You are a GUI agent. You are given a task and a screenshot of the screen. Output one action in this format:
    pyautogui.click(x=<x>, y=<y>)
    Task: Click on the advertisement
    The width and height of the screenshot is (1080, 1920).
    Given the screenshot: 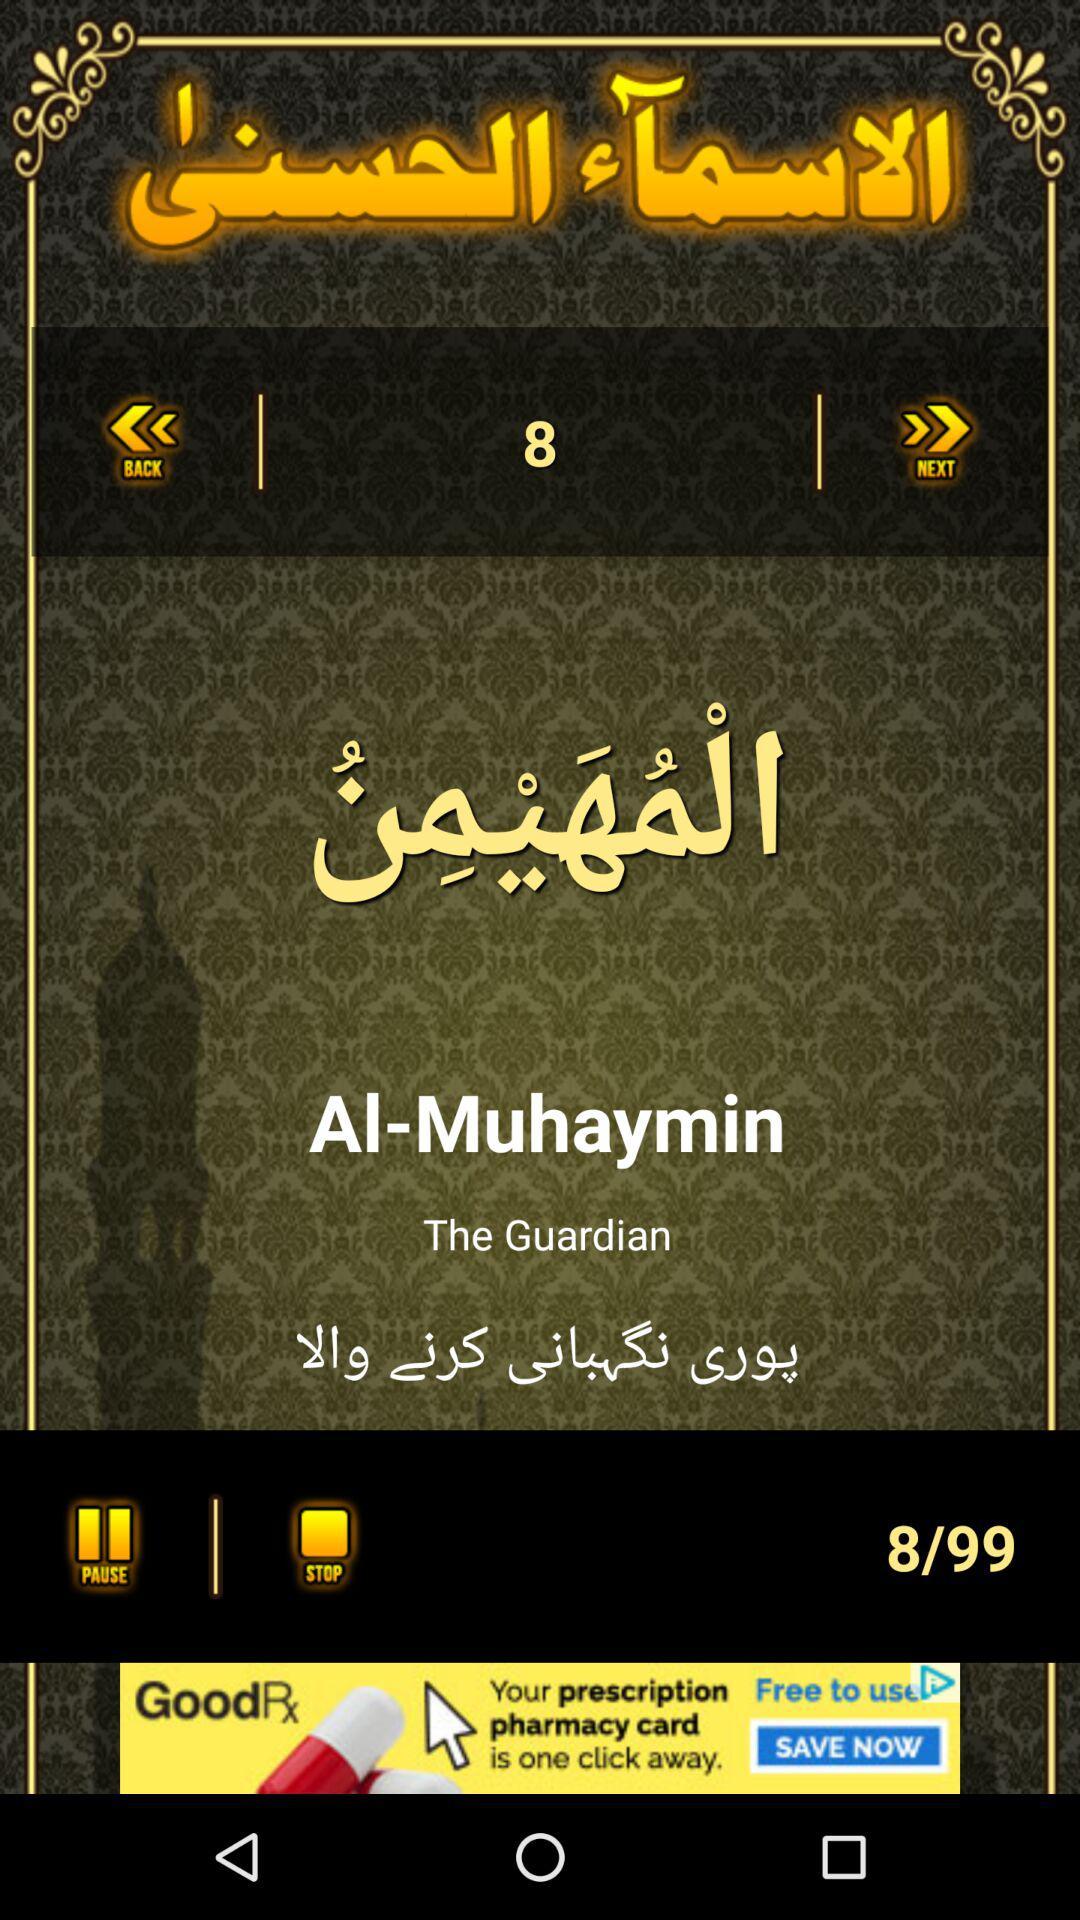 What is the action you would take?
    pyautogui.click(x=540, y=1727)
    